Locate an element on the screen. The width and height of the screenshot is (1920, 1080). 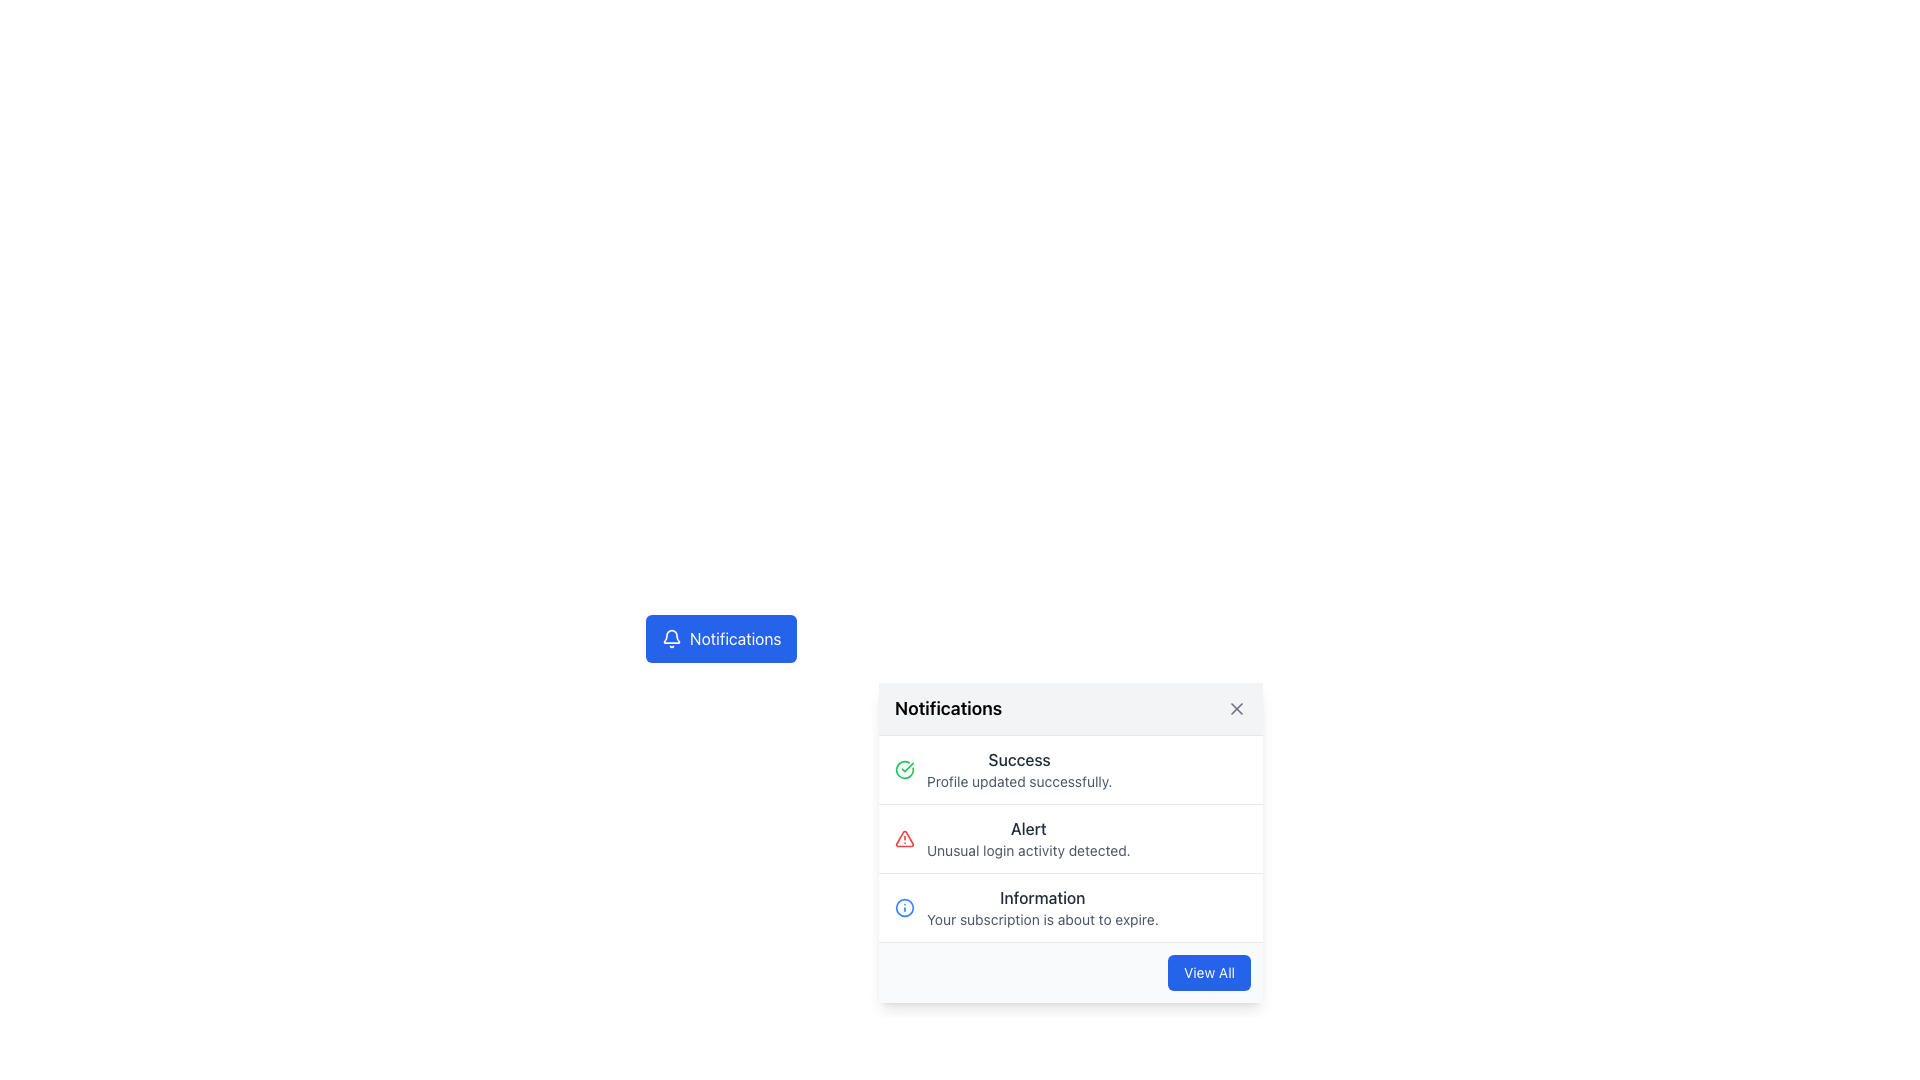
the third notification in the dropdown that informs the user about the subscription's impending expiration, positioned below the 'Alert' notification and above the 'View All' button is located at coordinates (1041, 907).